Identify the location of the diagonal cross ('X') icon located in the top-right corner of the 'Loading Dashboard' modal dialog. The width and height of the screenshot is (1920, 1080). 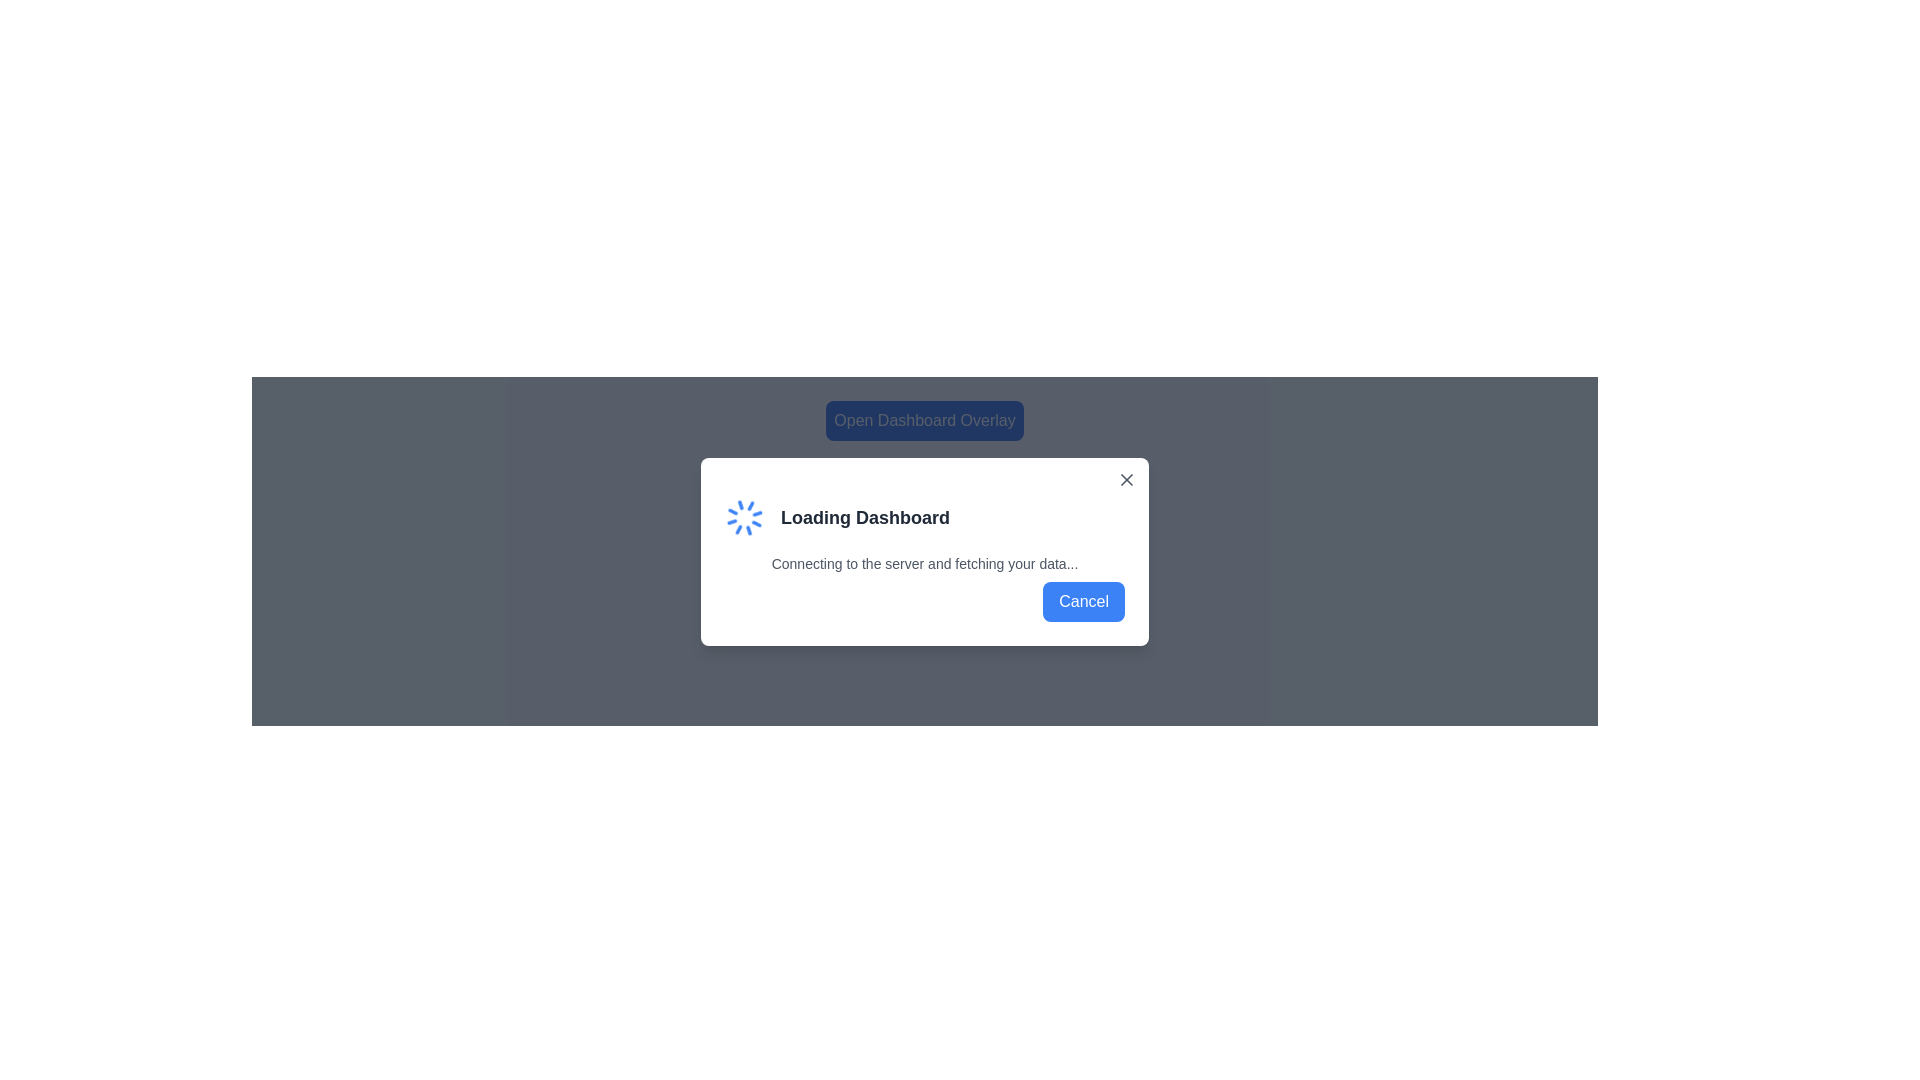
(1127, 479).